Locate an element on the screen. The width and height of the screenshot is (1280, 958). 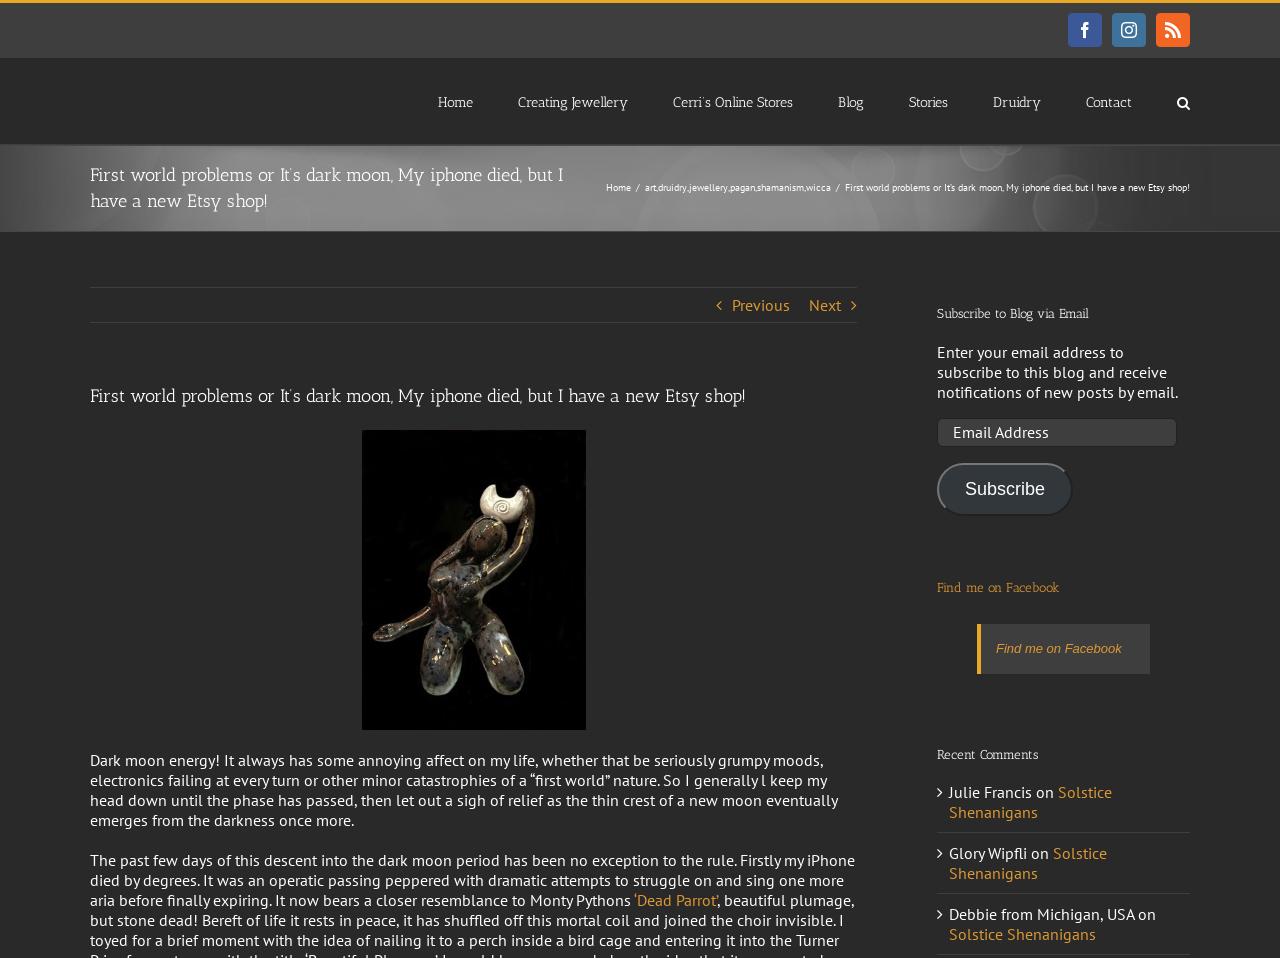
'Creating Jewellery' is located at coordinates (572, 101).